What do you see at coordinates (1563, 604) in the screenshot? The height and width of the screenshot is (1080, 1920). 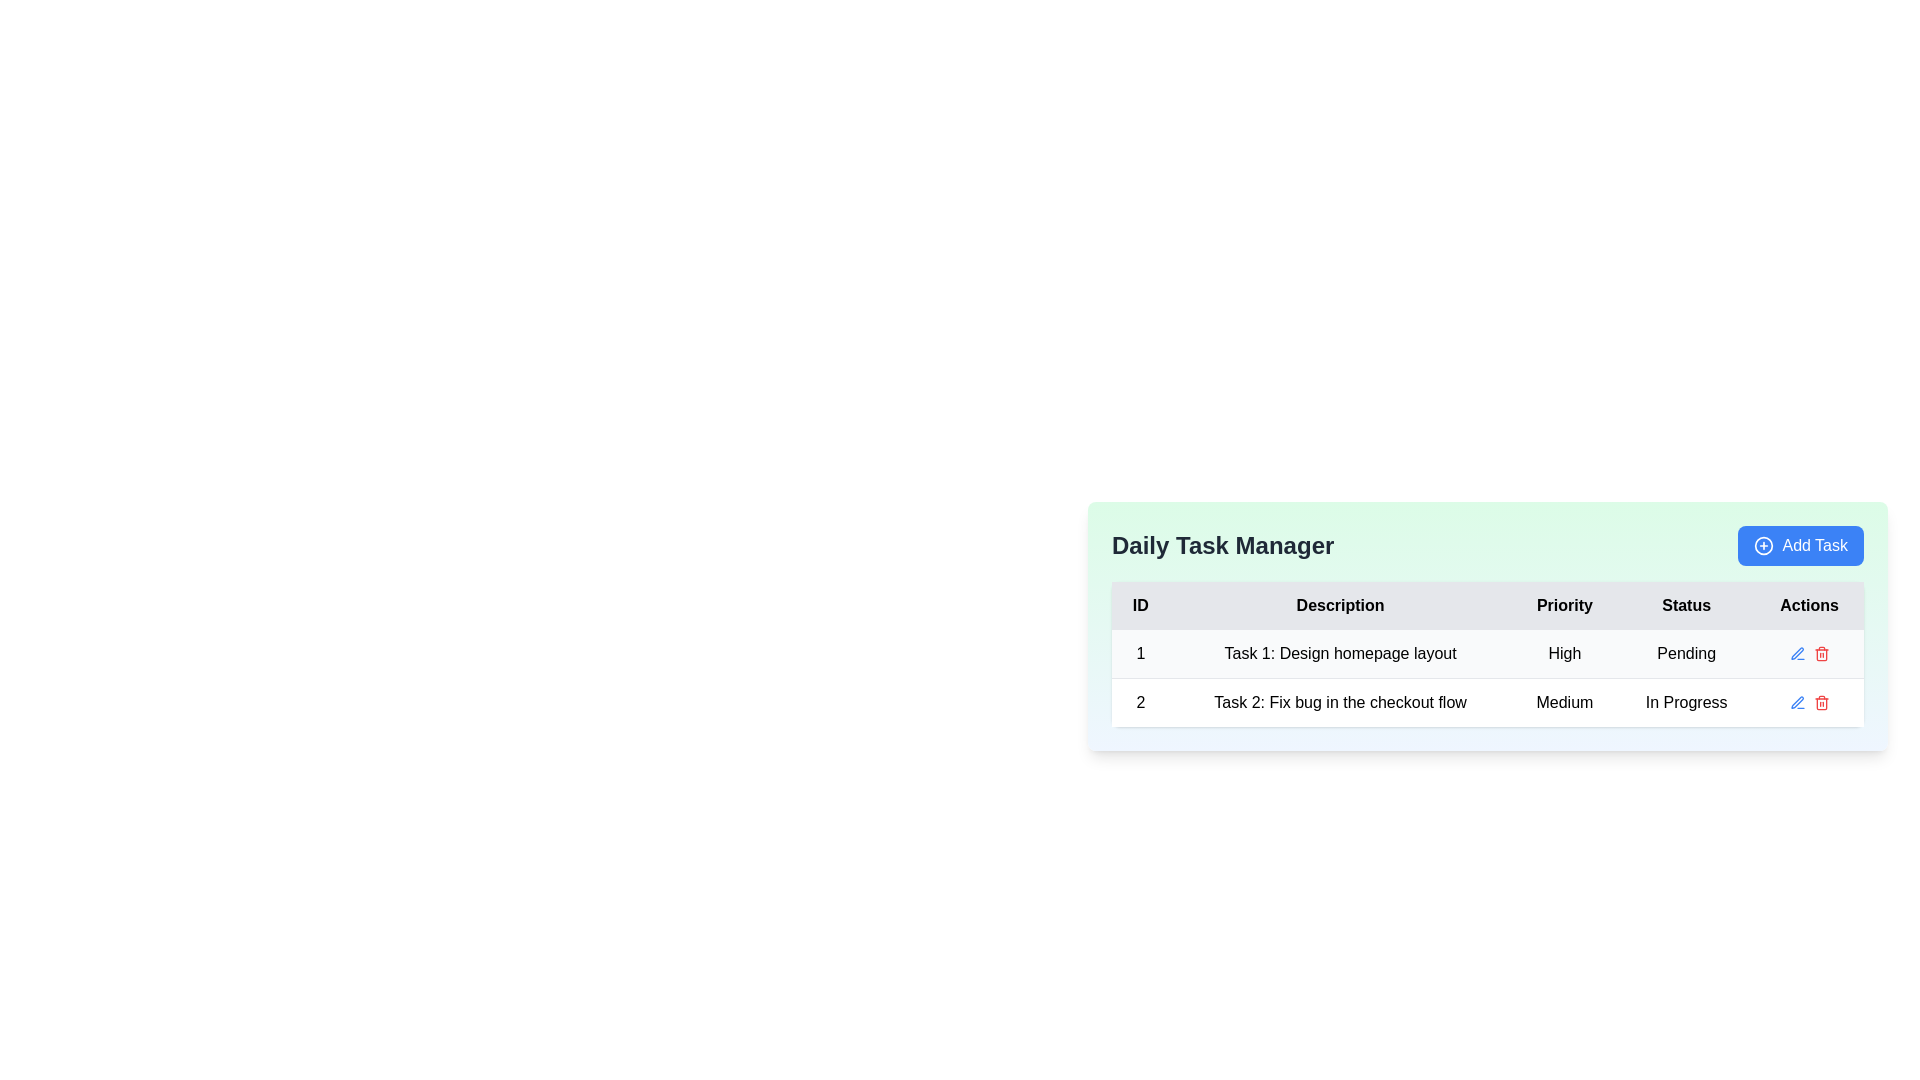 I see `the centered text label reading 'Priority', which is the third column header in a row of five headers within a table, positioned between 'Description' and 'Status'` at bounding box center [1563, 604].